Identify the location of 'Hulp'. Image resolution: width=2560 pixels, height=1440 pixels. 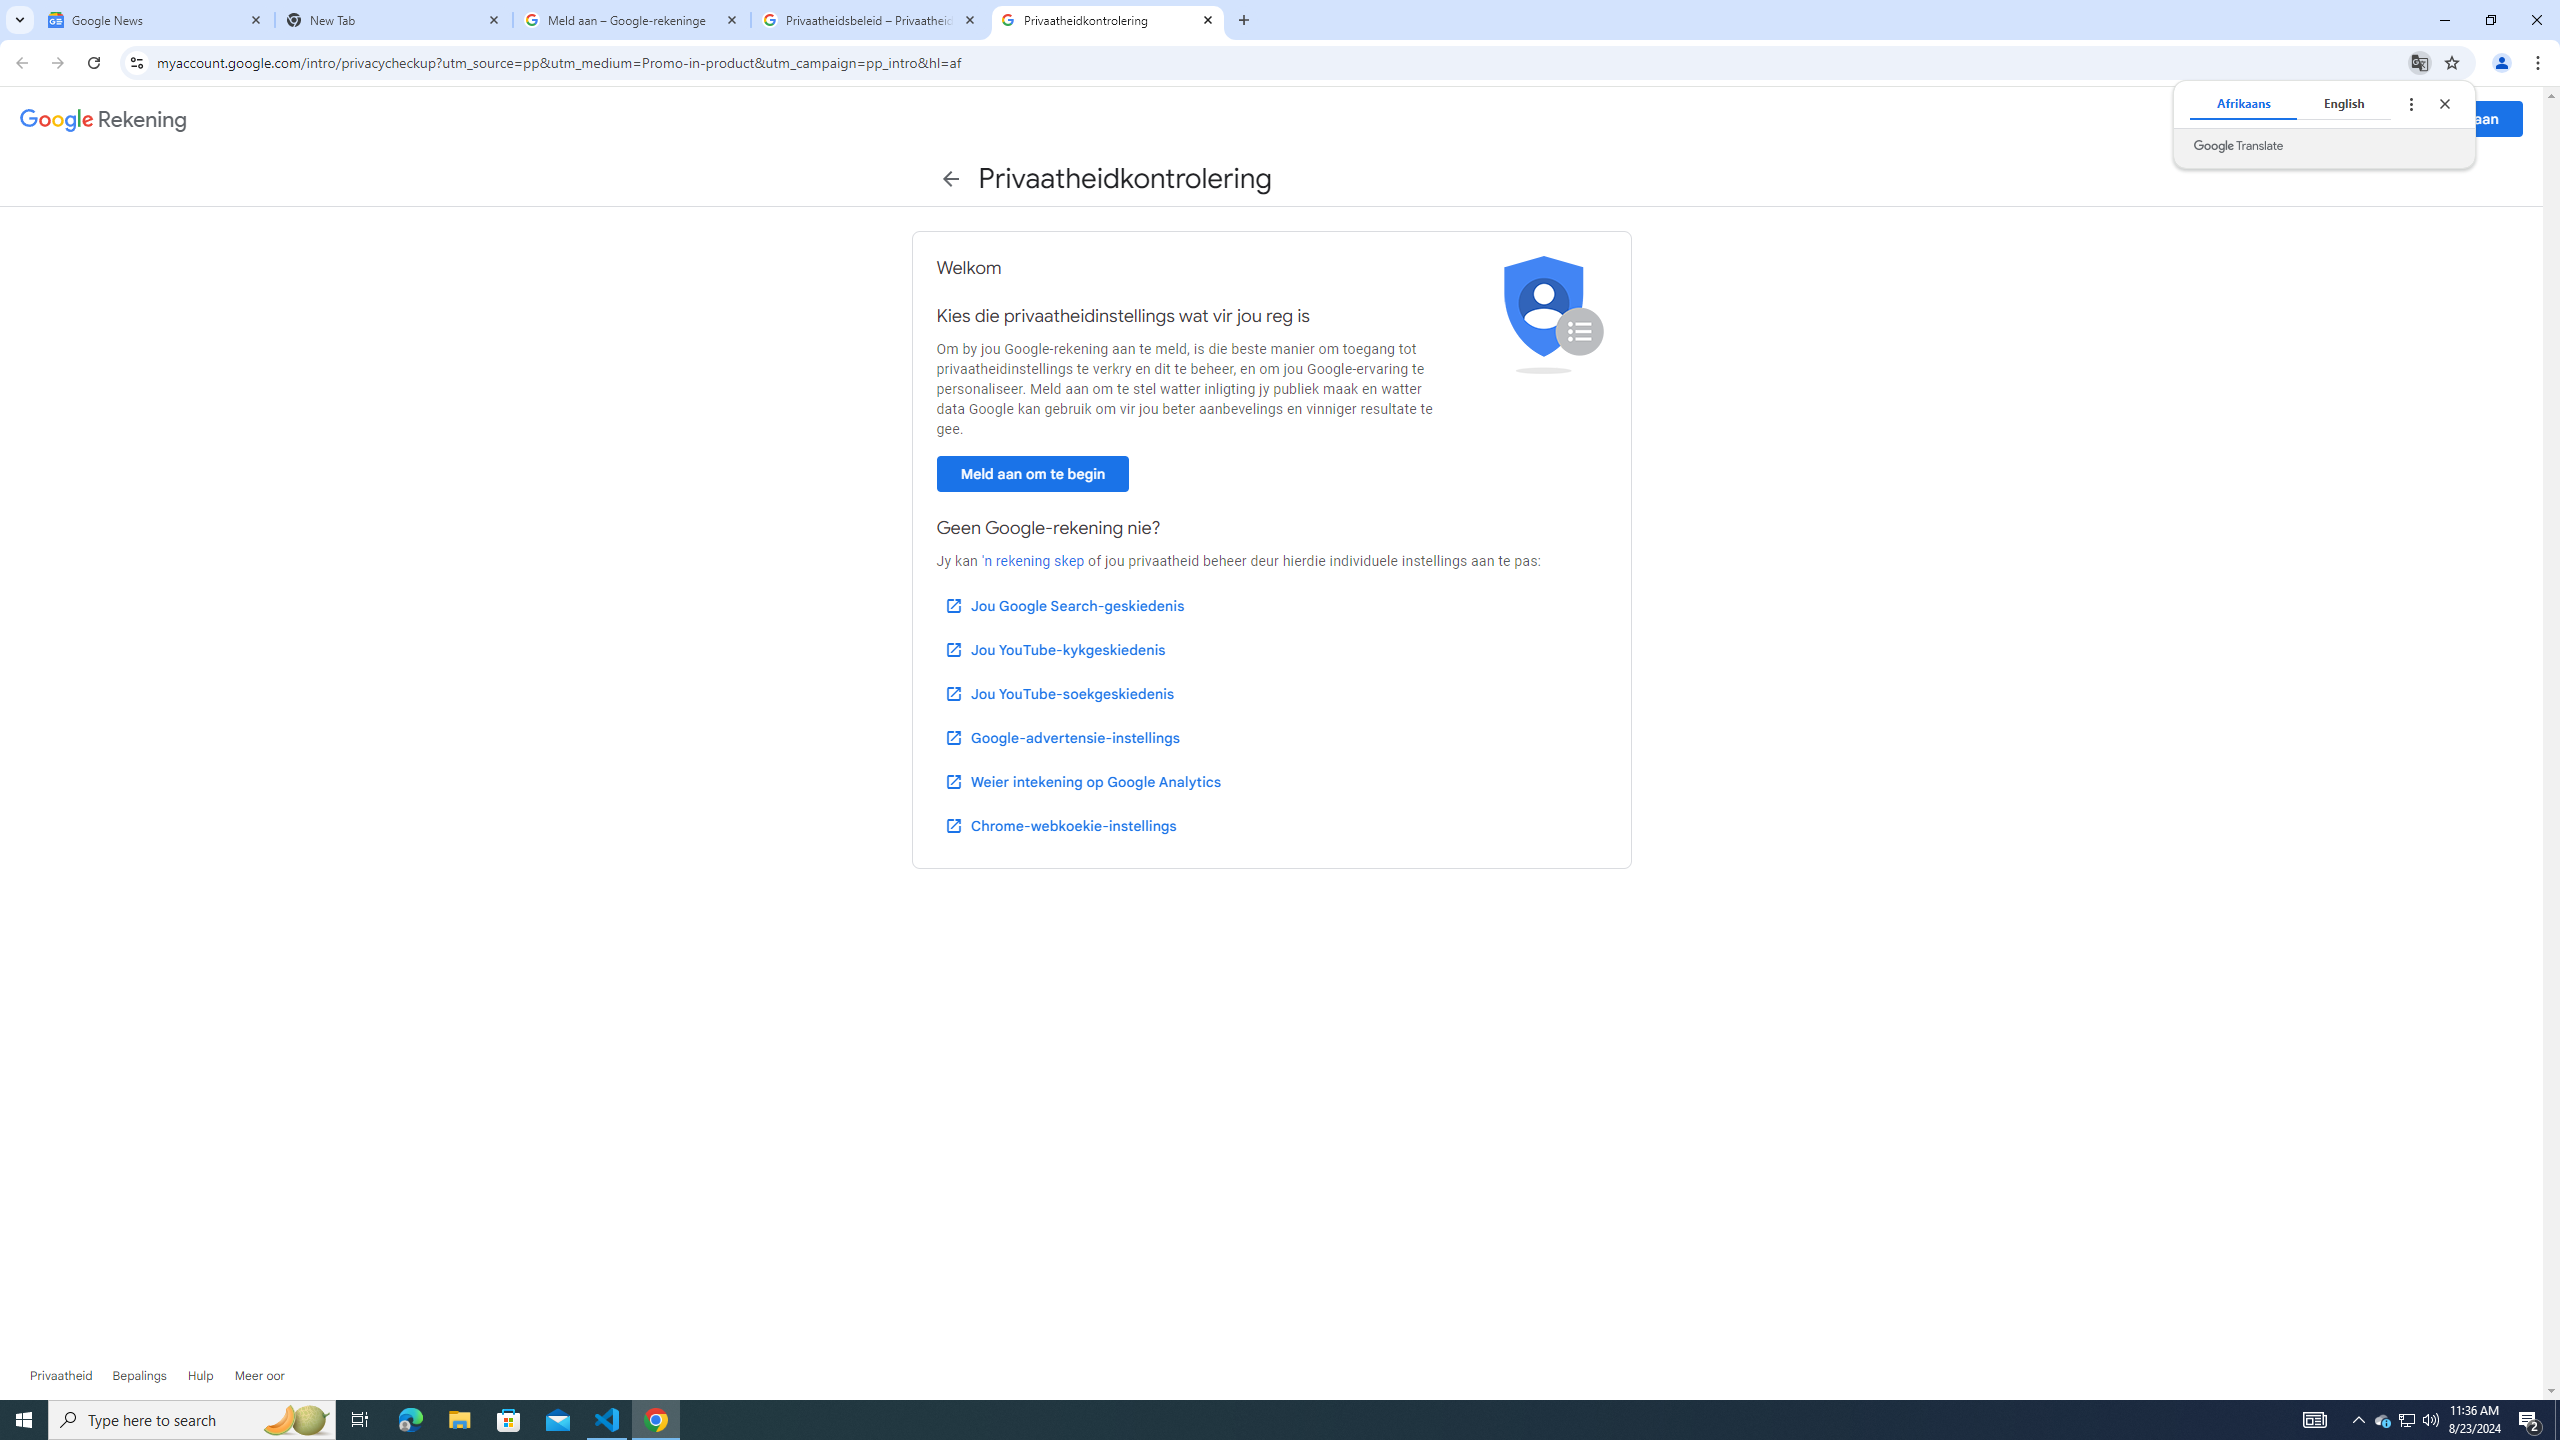
(199, 1374).